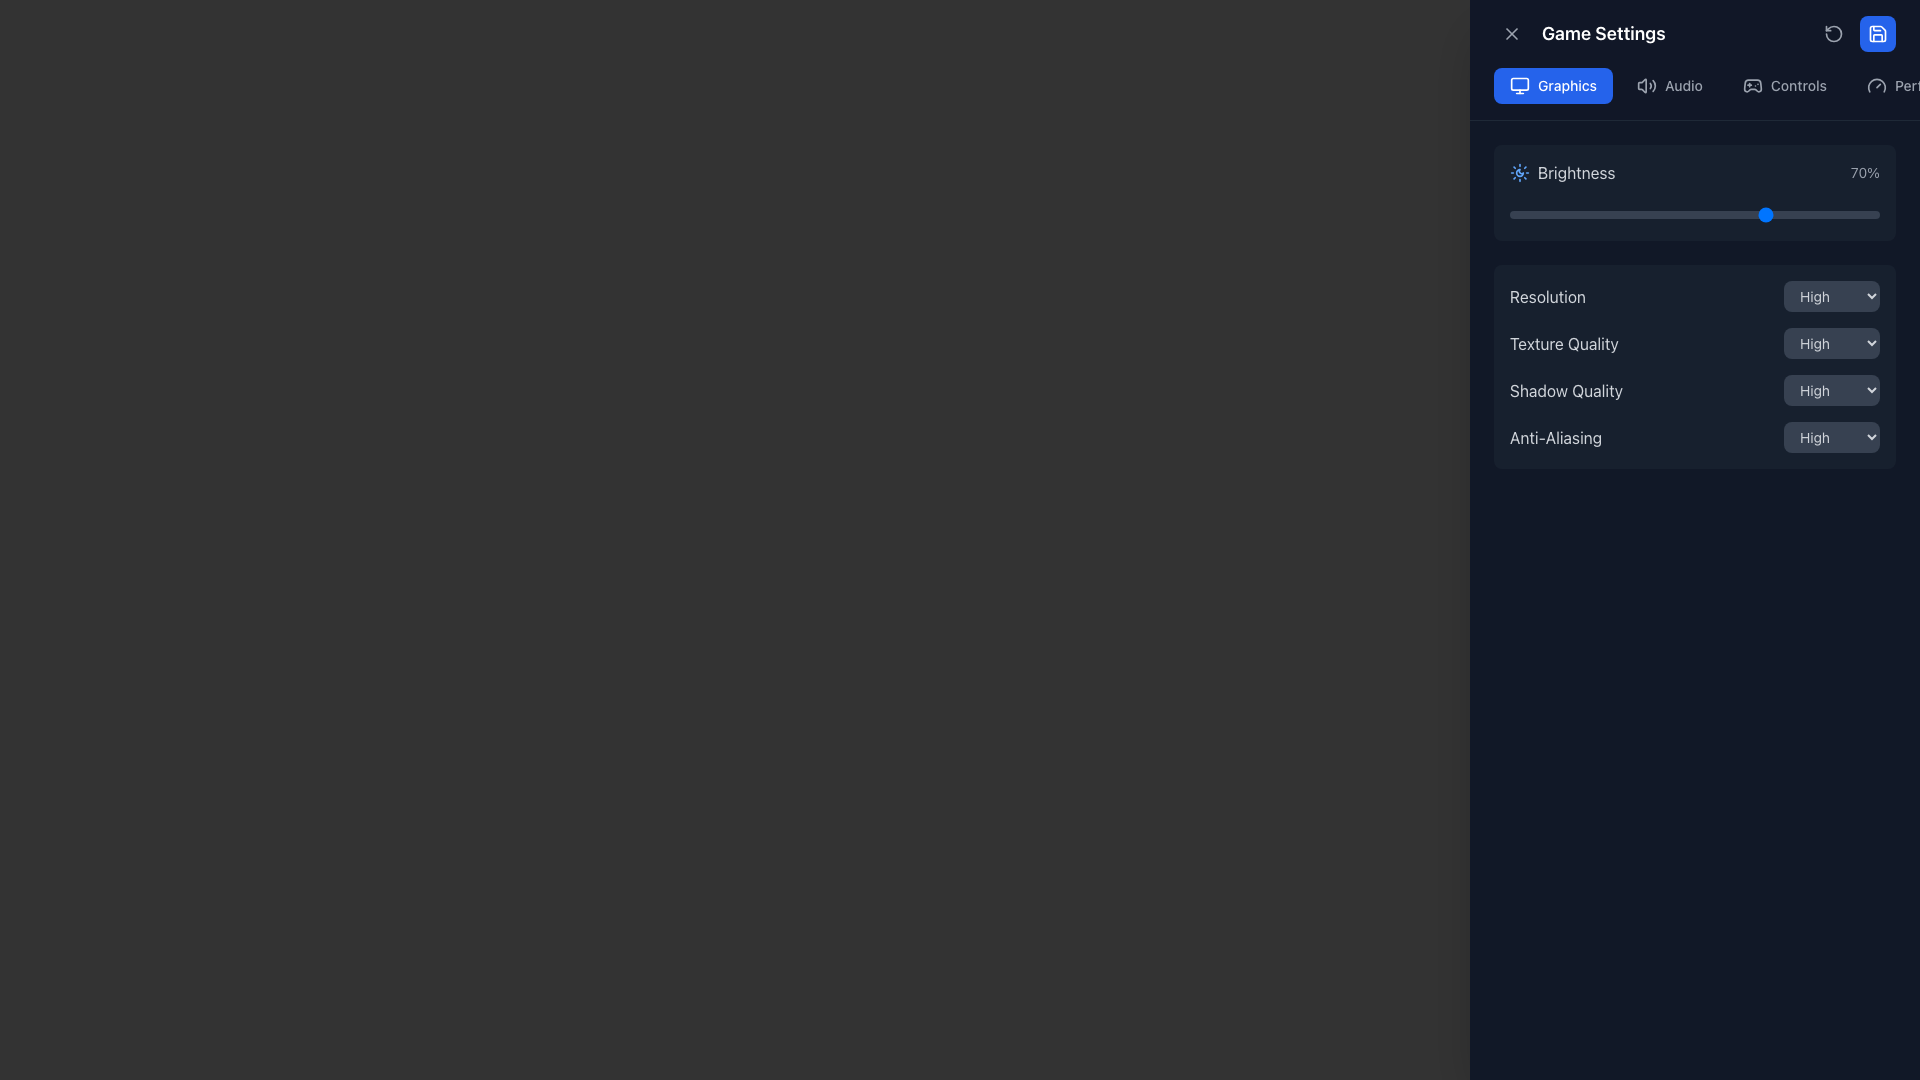 The image size is (1920, 1080). I want to click on the audio volume icon next to the 'Audio' label in the navigation bar of the application, so click(1646, 84).